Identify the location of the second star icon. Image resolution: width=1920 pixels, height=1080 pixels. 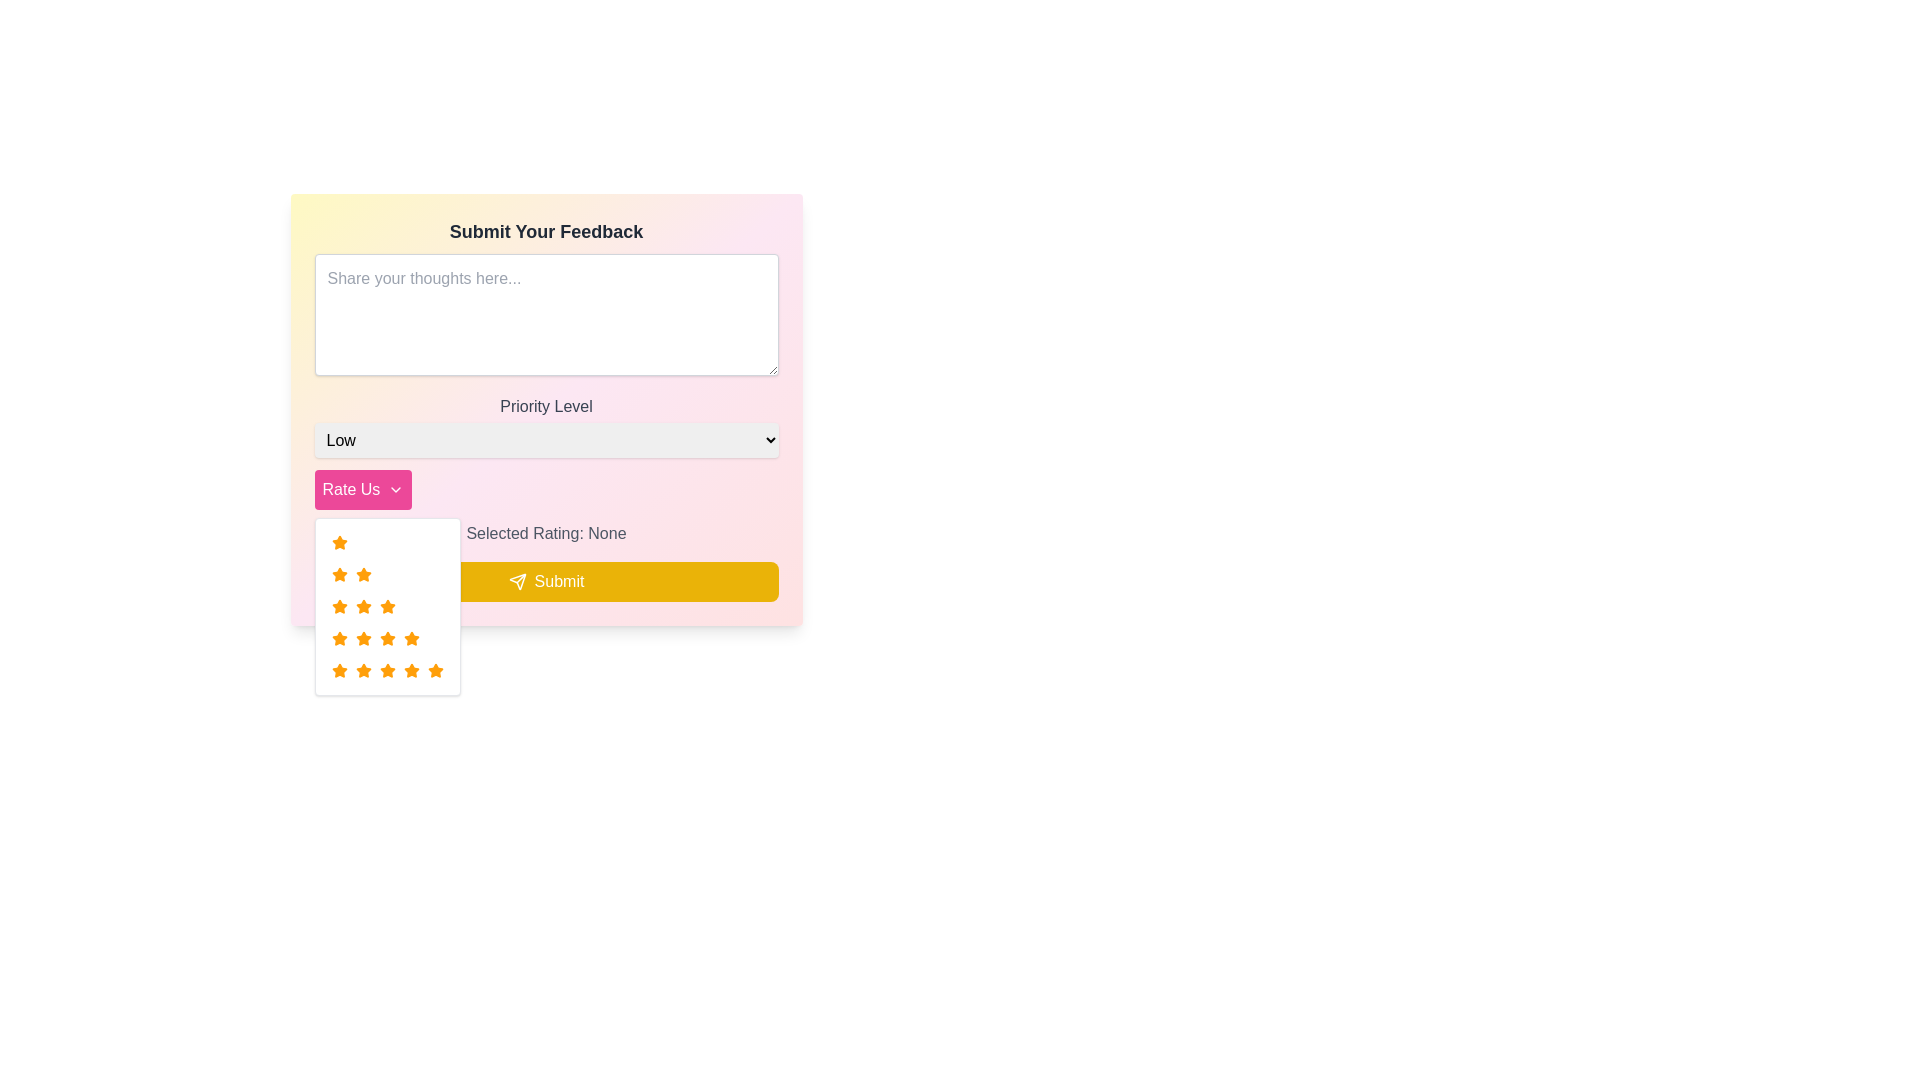
(387, 605).